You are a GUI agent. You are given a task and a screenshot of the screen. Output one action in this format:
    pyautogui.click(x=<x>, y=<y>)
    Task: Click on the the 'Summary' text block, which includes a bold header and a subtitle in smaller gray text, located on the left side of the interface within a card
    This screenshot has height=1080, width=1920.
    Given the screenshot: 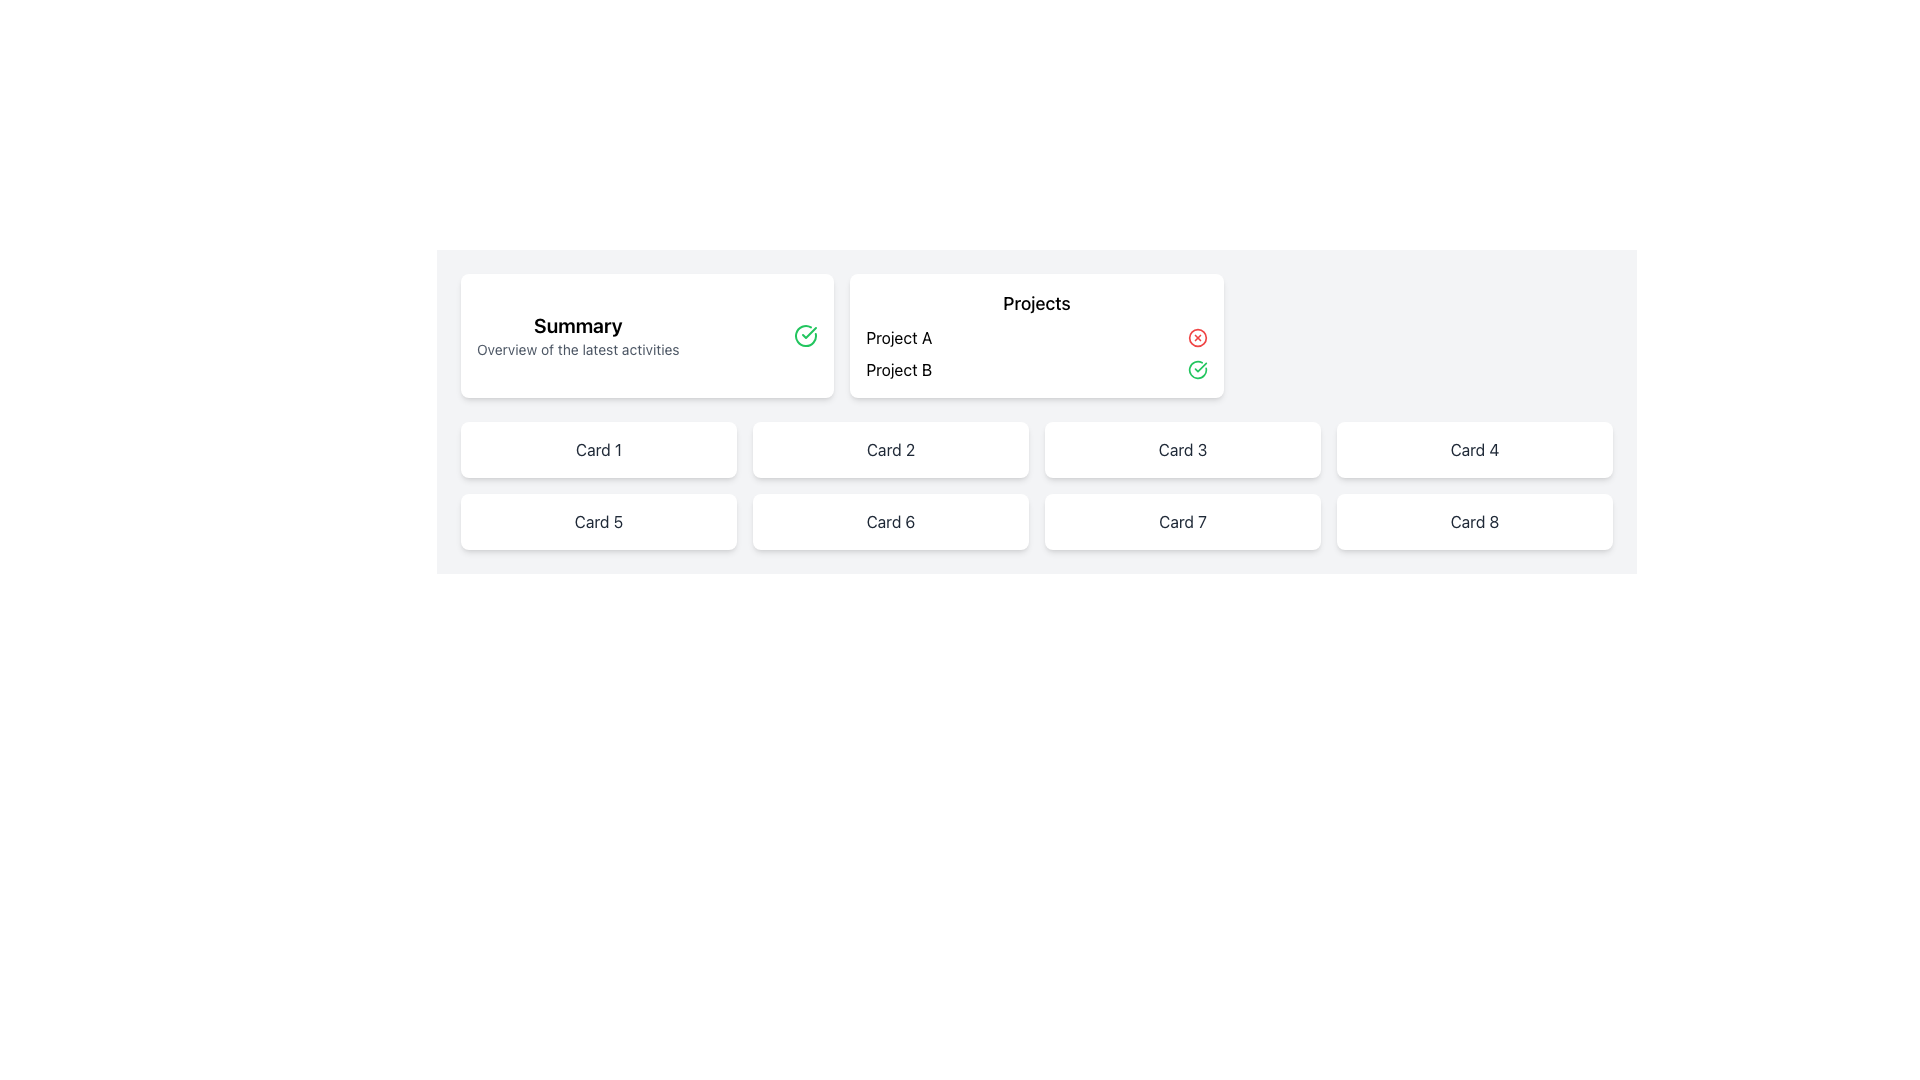 What is the action you would take?
    pyautogui.click(x=577, y=334)
    